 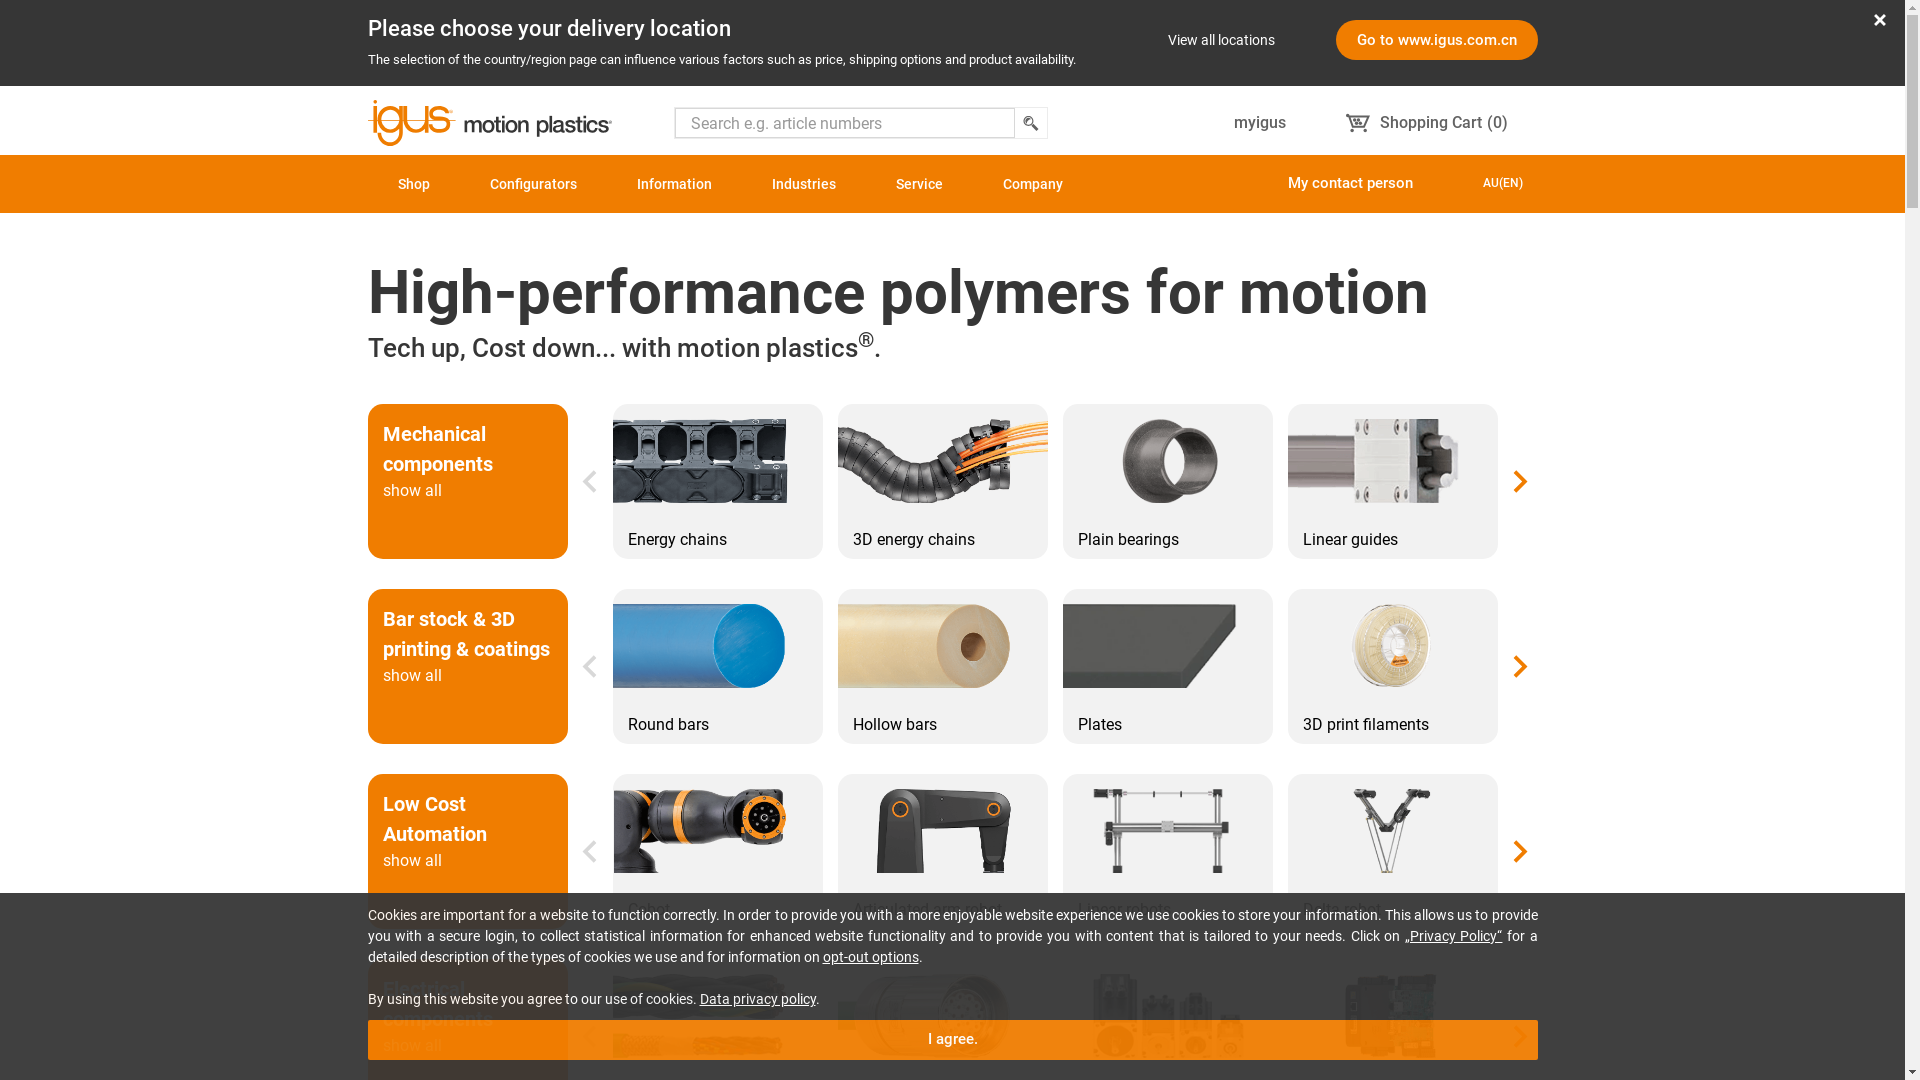 What do you see at coordinates (1502, 182) in the screenshot?
I see `'AU(EN)'` at bounding box center [1502, 182].